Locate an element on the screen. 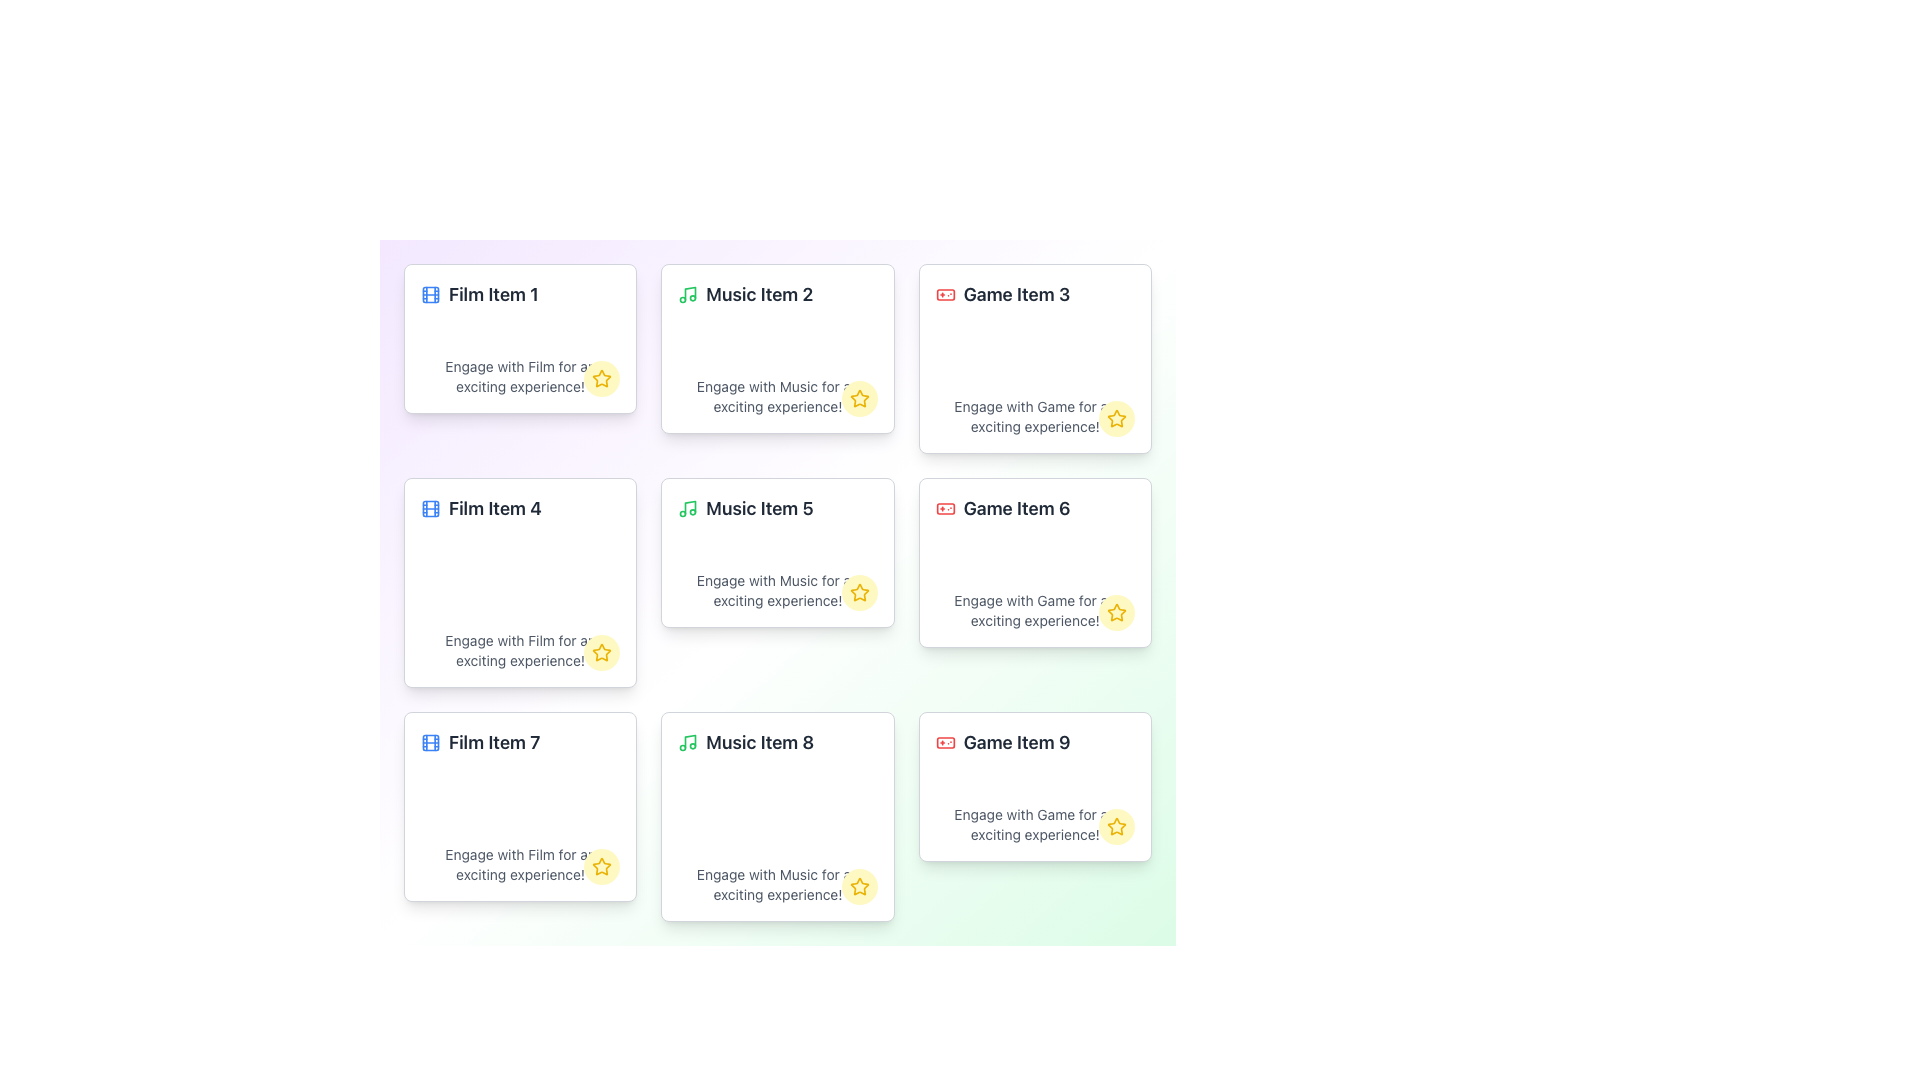 The height and width of the screenshot is (1080, 1920). the small, red game controller icon located to the left of the 'Game Item 3' label is located at coordinates (944, 294).